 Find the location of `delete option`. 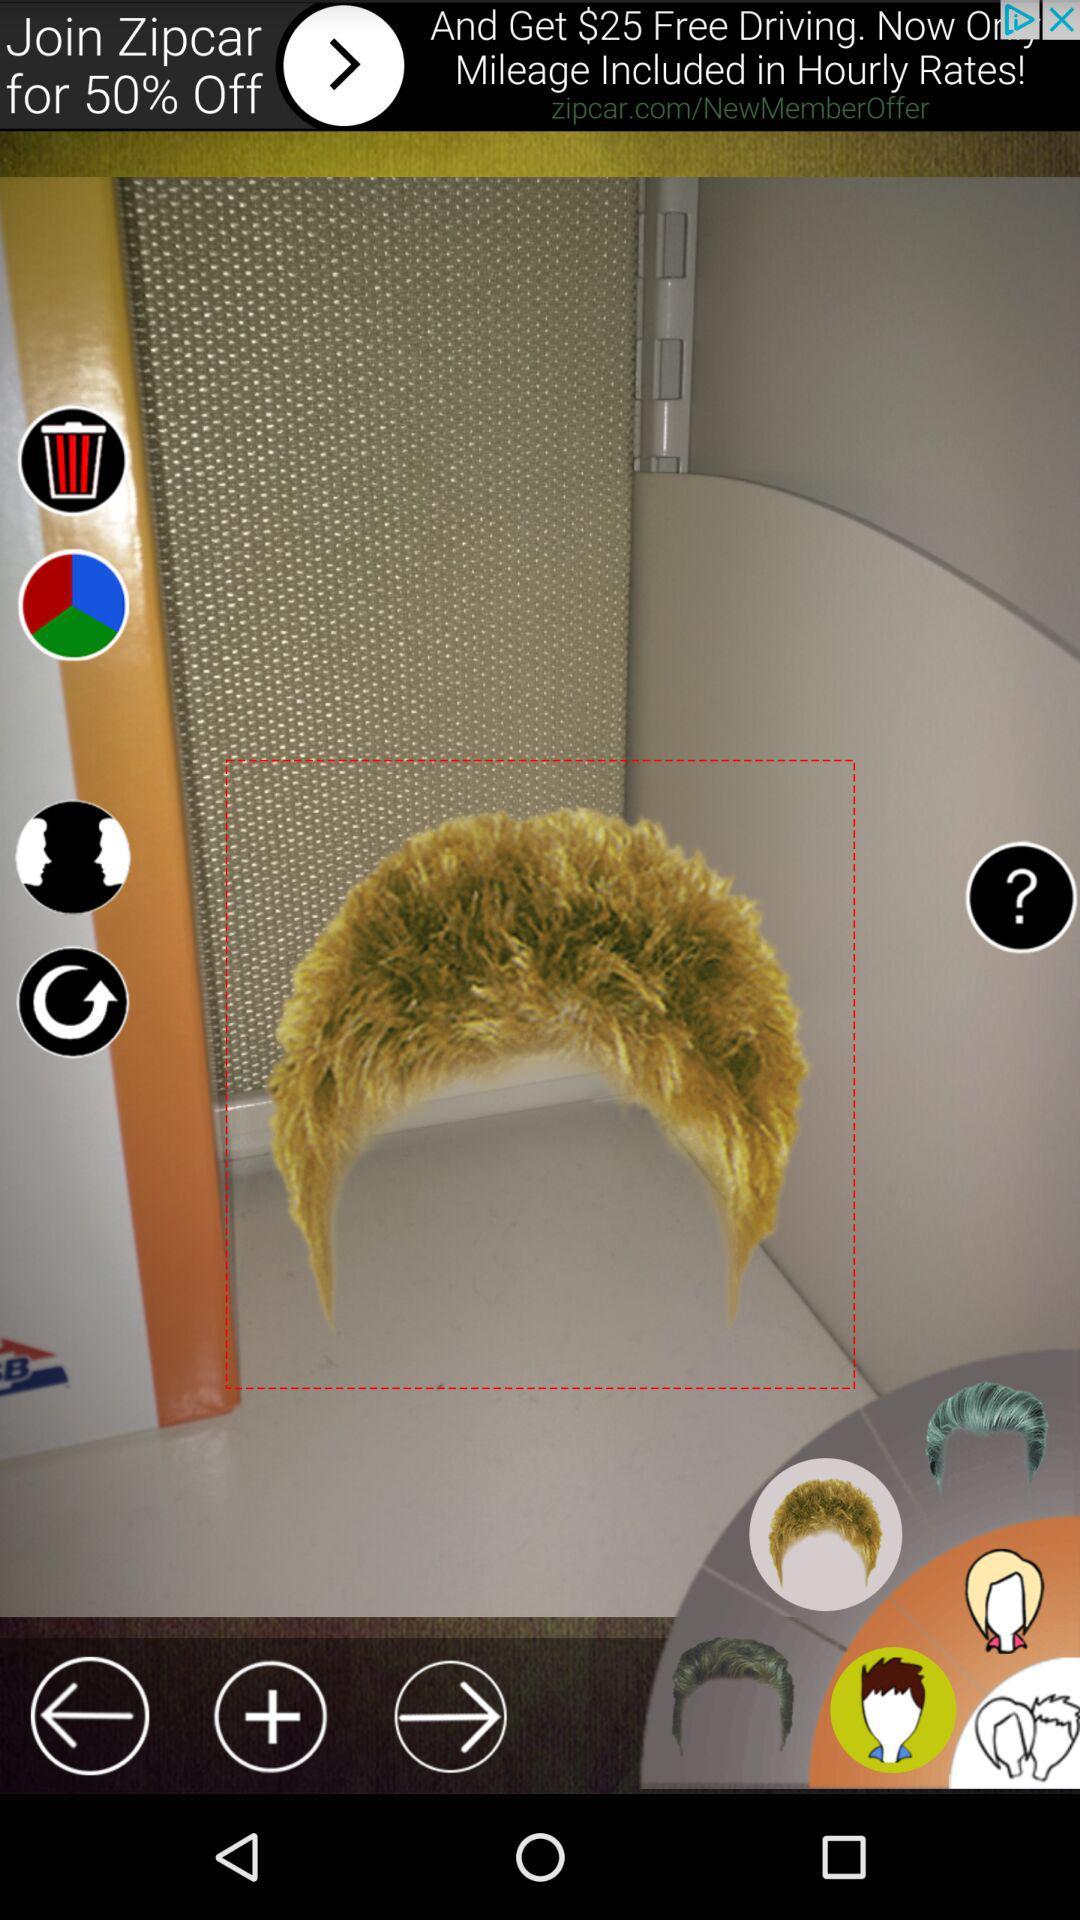

delete option is located at coordinates (71, 458).